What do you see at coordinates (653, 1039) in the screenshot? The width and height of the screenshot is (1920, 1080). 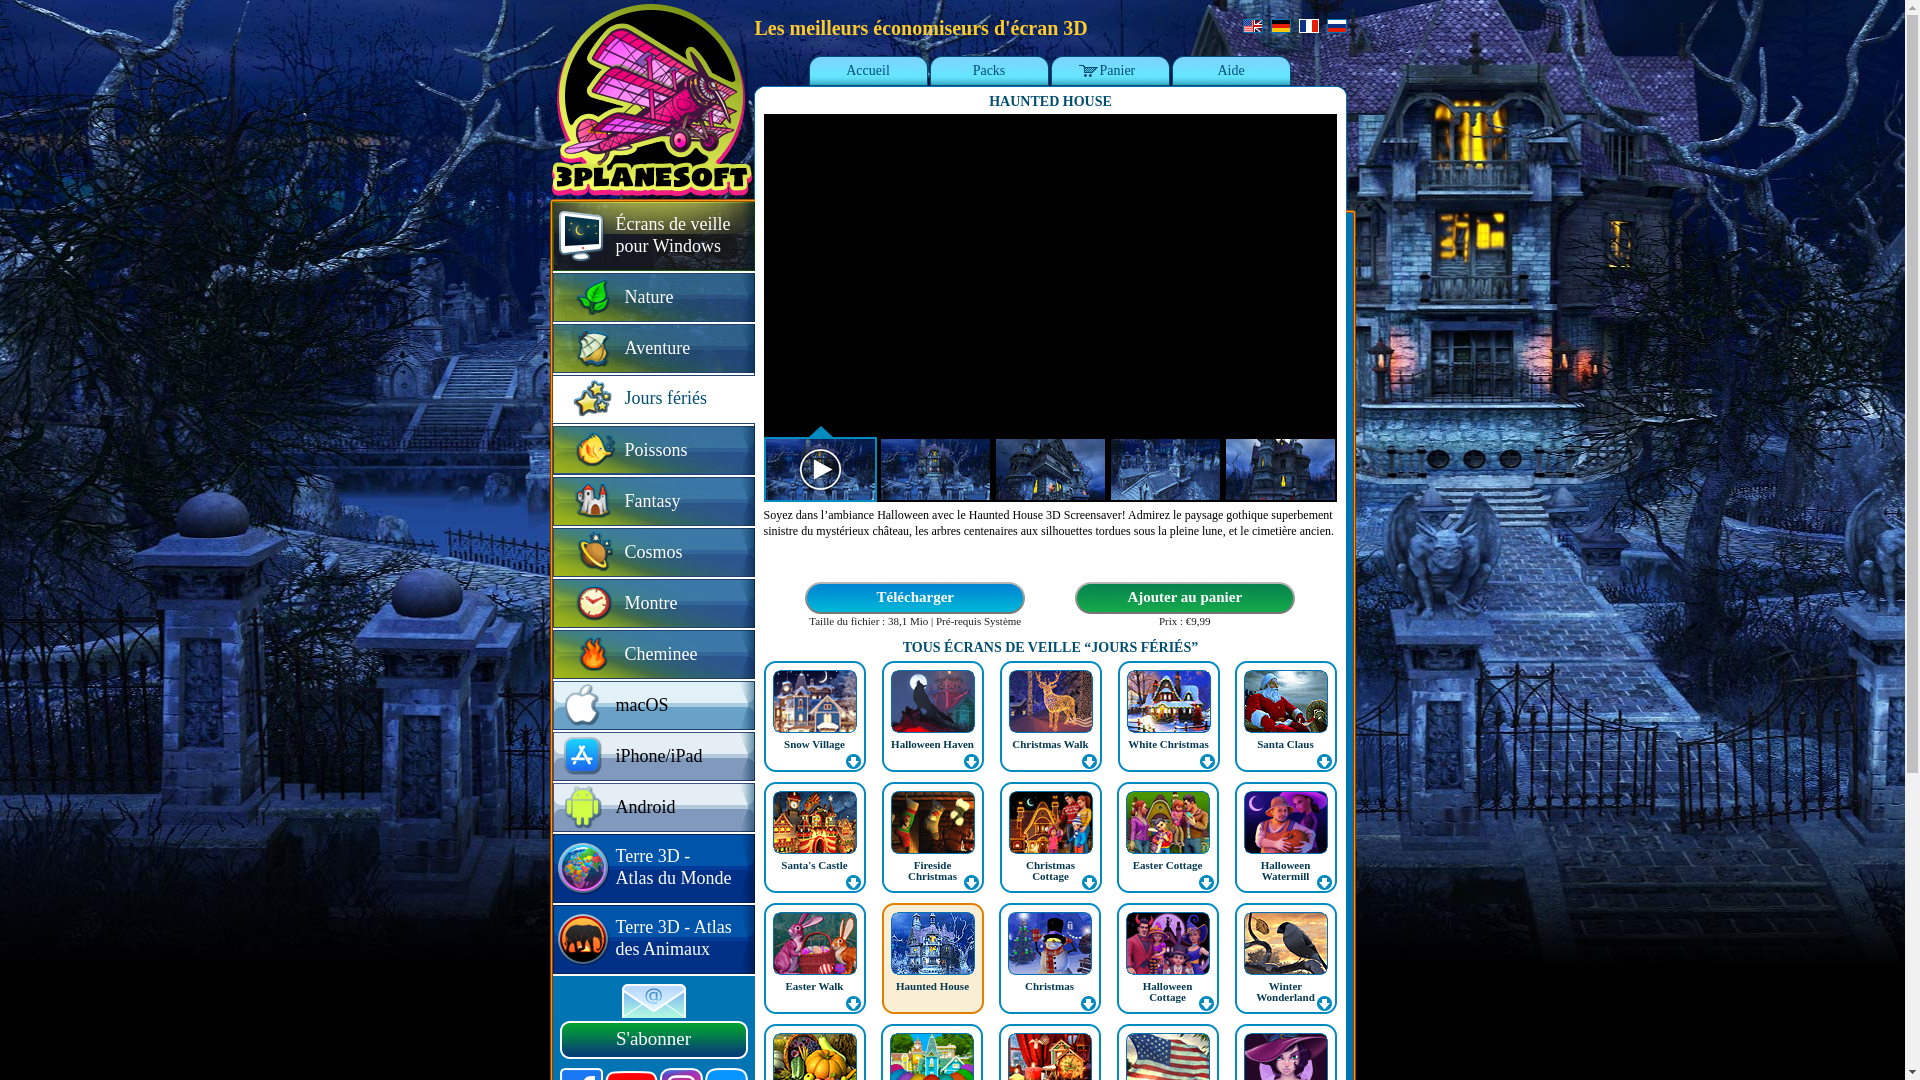 I see `'S'abonner'` at bounding box center [653, 1039].